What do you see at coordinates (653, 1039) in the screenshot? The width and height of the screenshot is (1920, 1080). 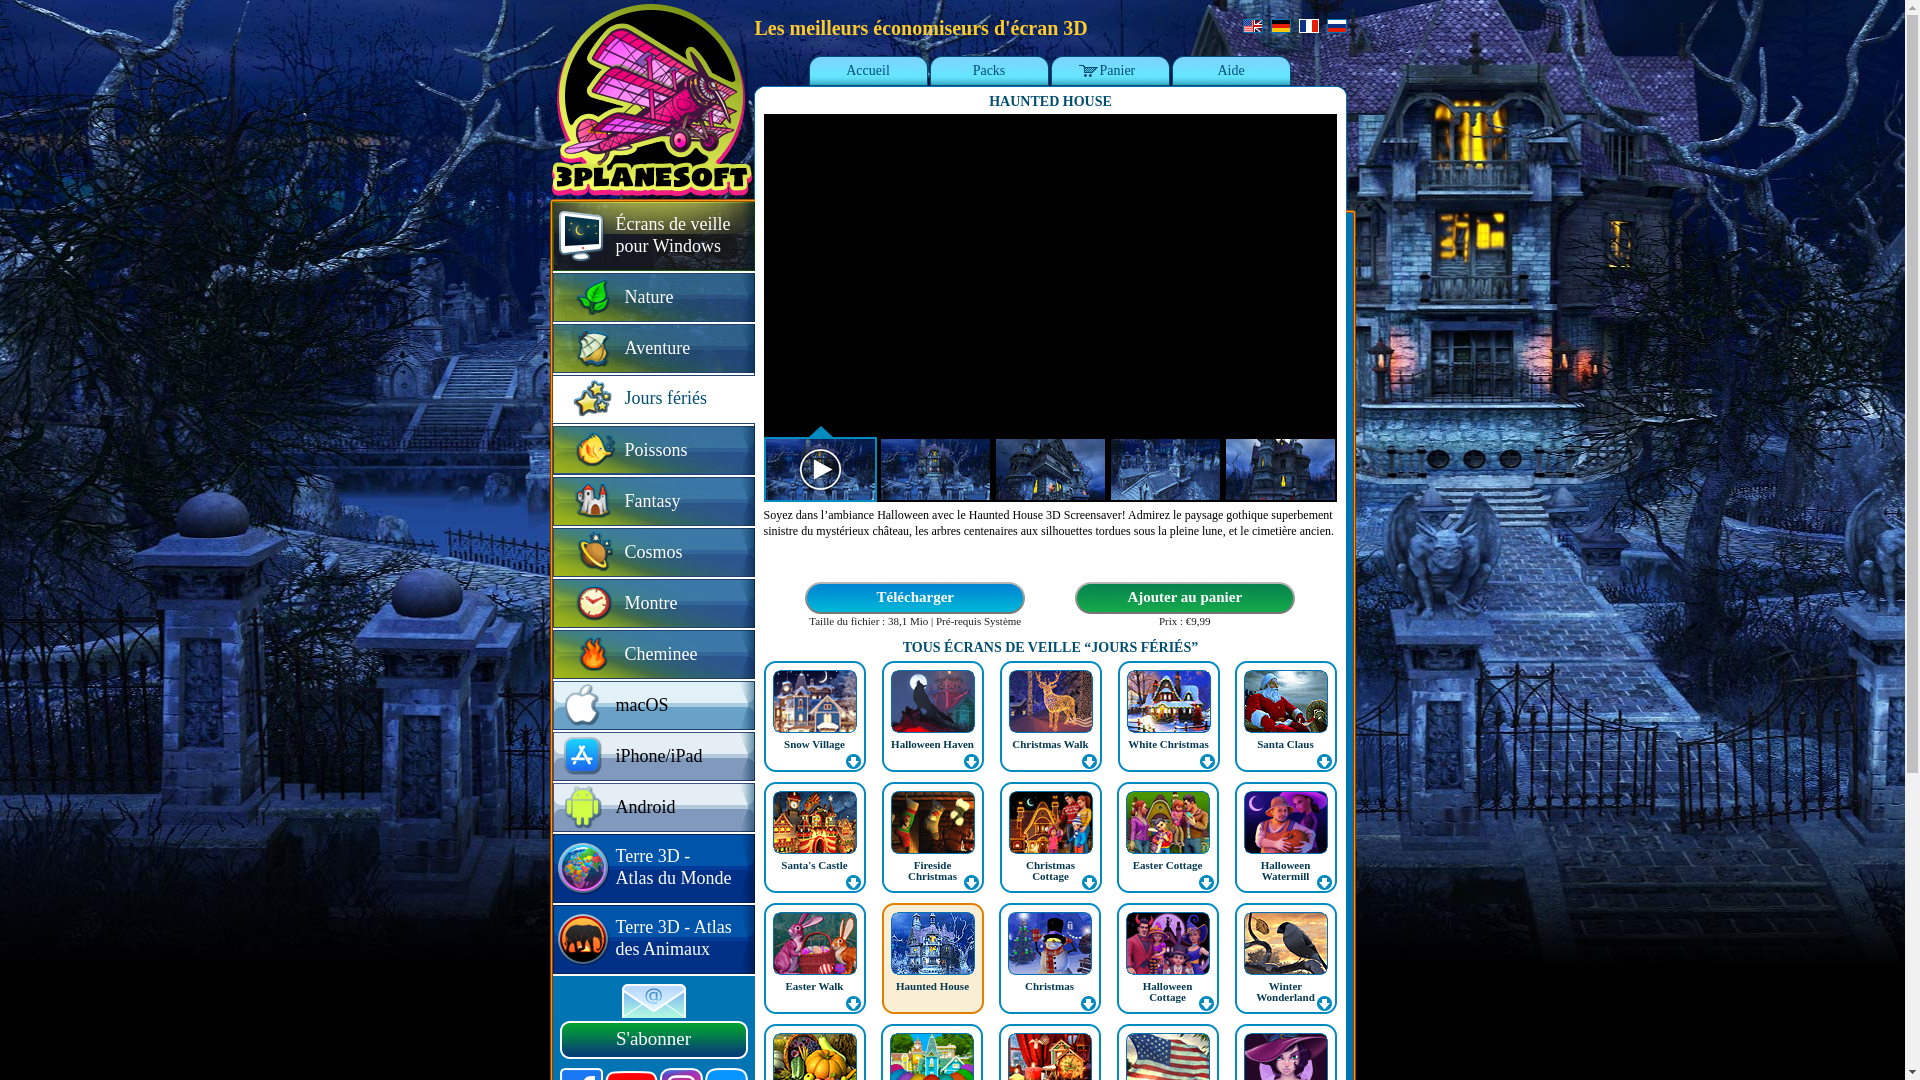 I see `'S'abonner'` at bounding box center [653, 1039].